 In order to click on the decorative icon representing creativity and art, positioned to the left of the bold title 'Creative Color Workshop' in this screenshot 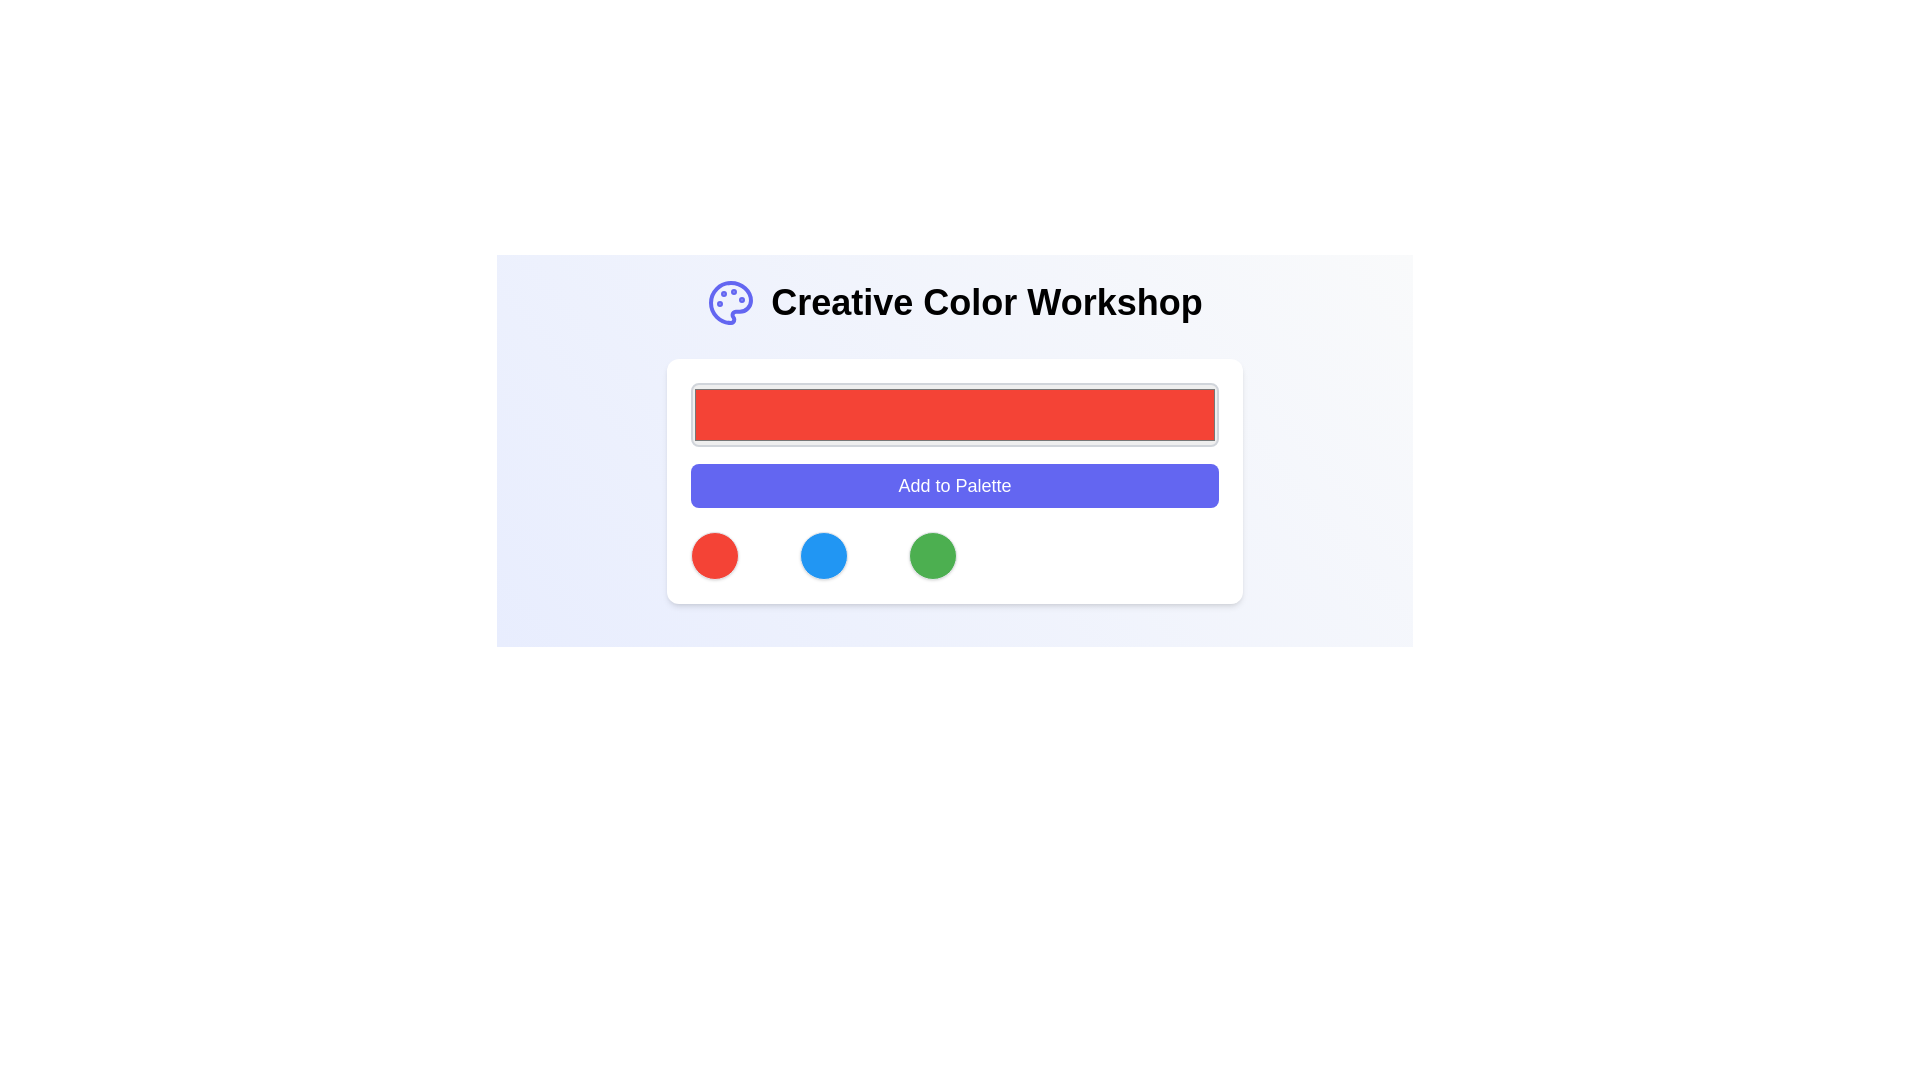, I will do `click(730, 303)`.